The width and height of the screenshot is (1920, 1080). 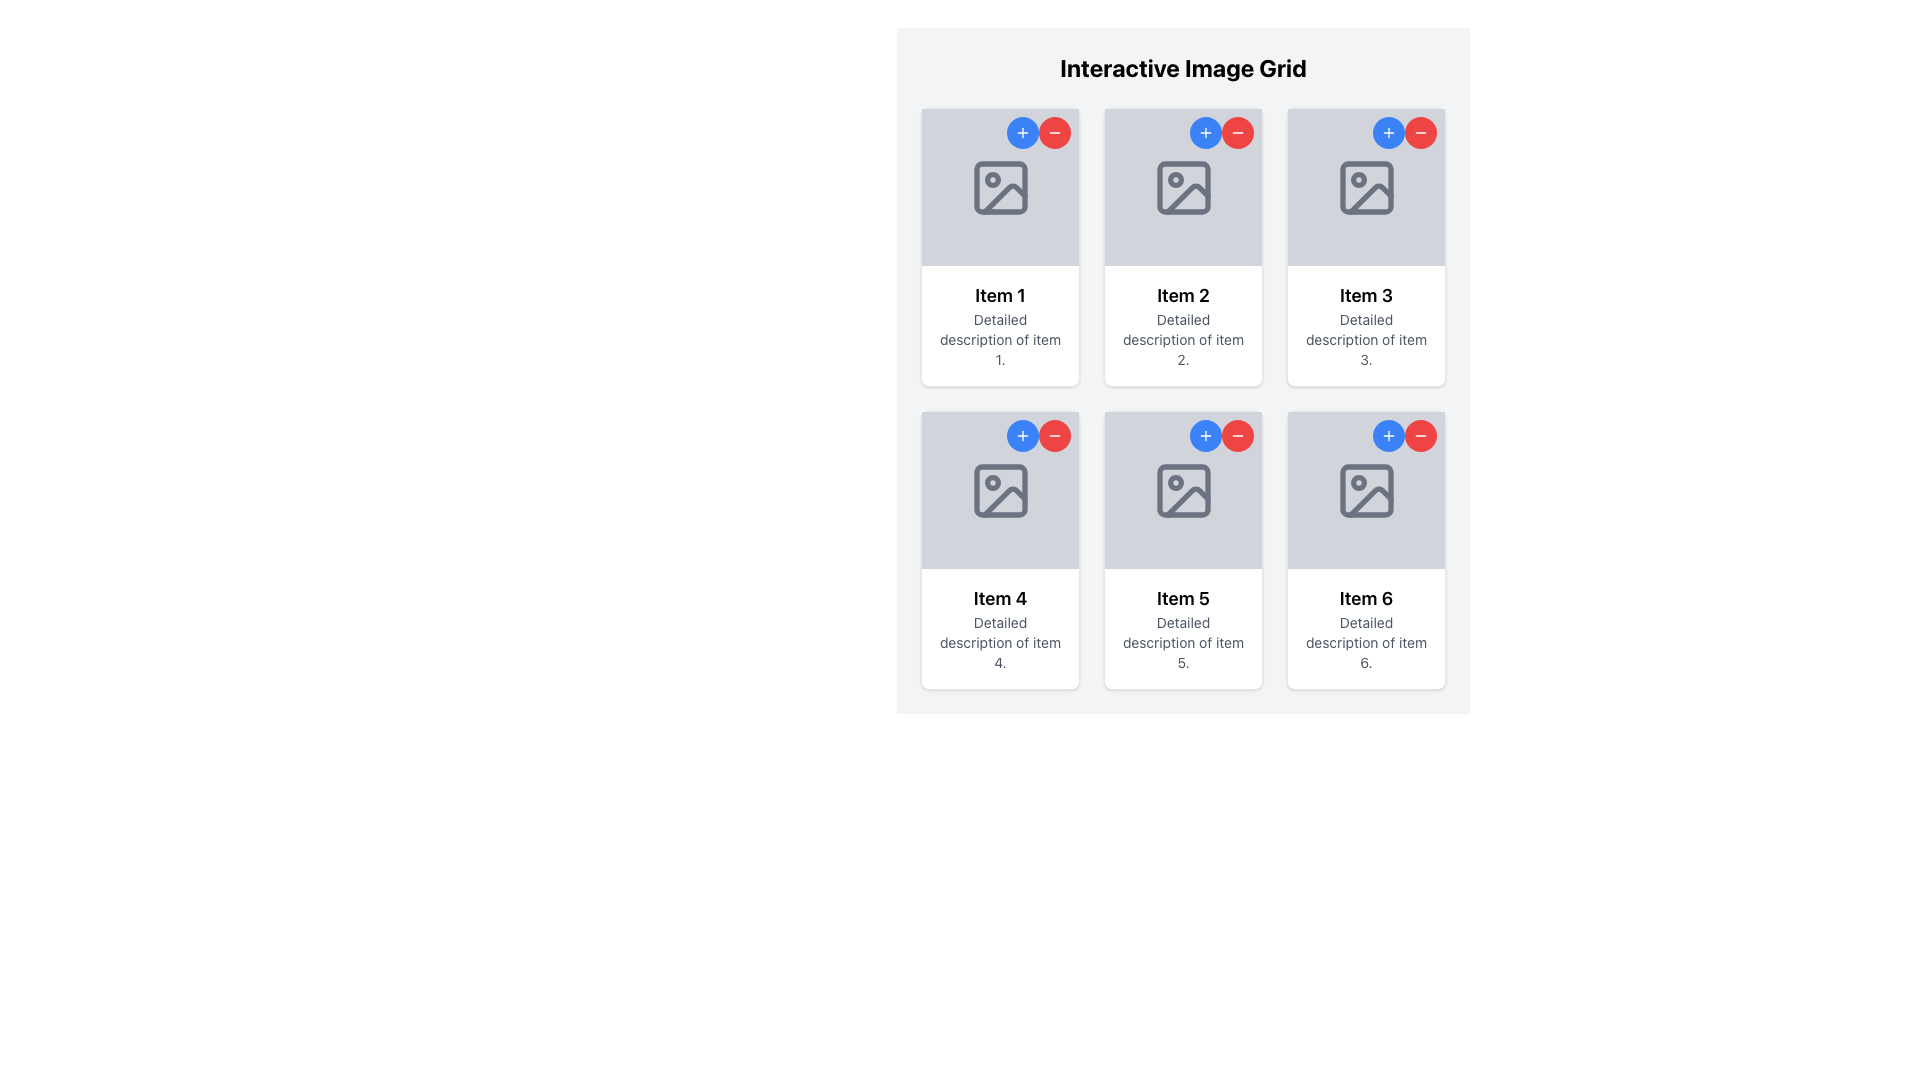 I want to click on the small circular graphic located within the icon for 'Item 2' in the grid, which is positioned centrally within the icon, so click(x=1175, y=178).